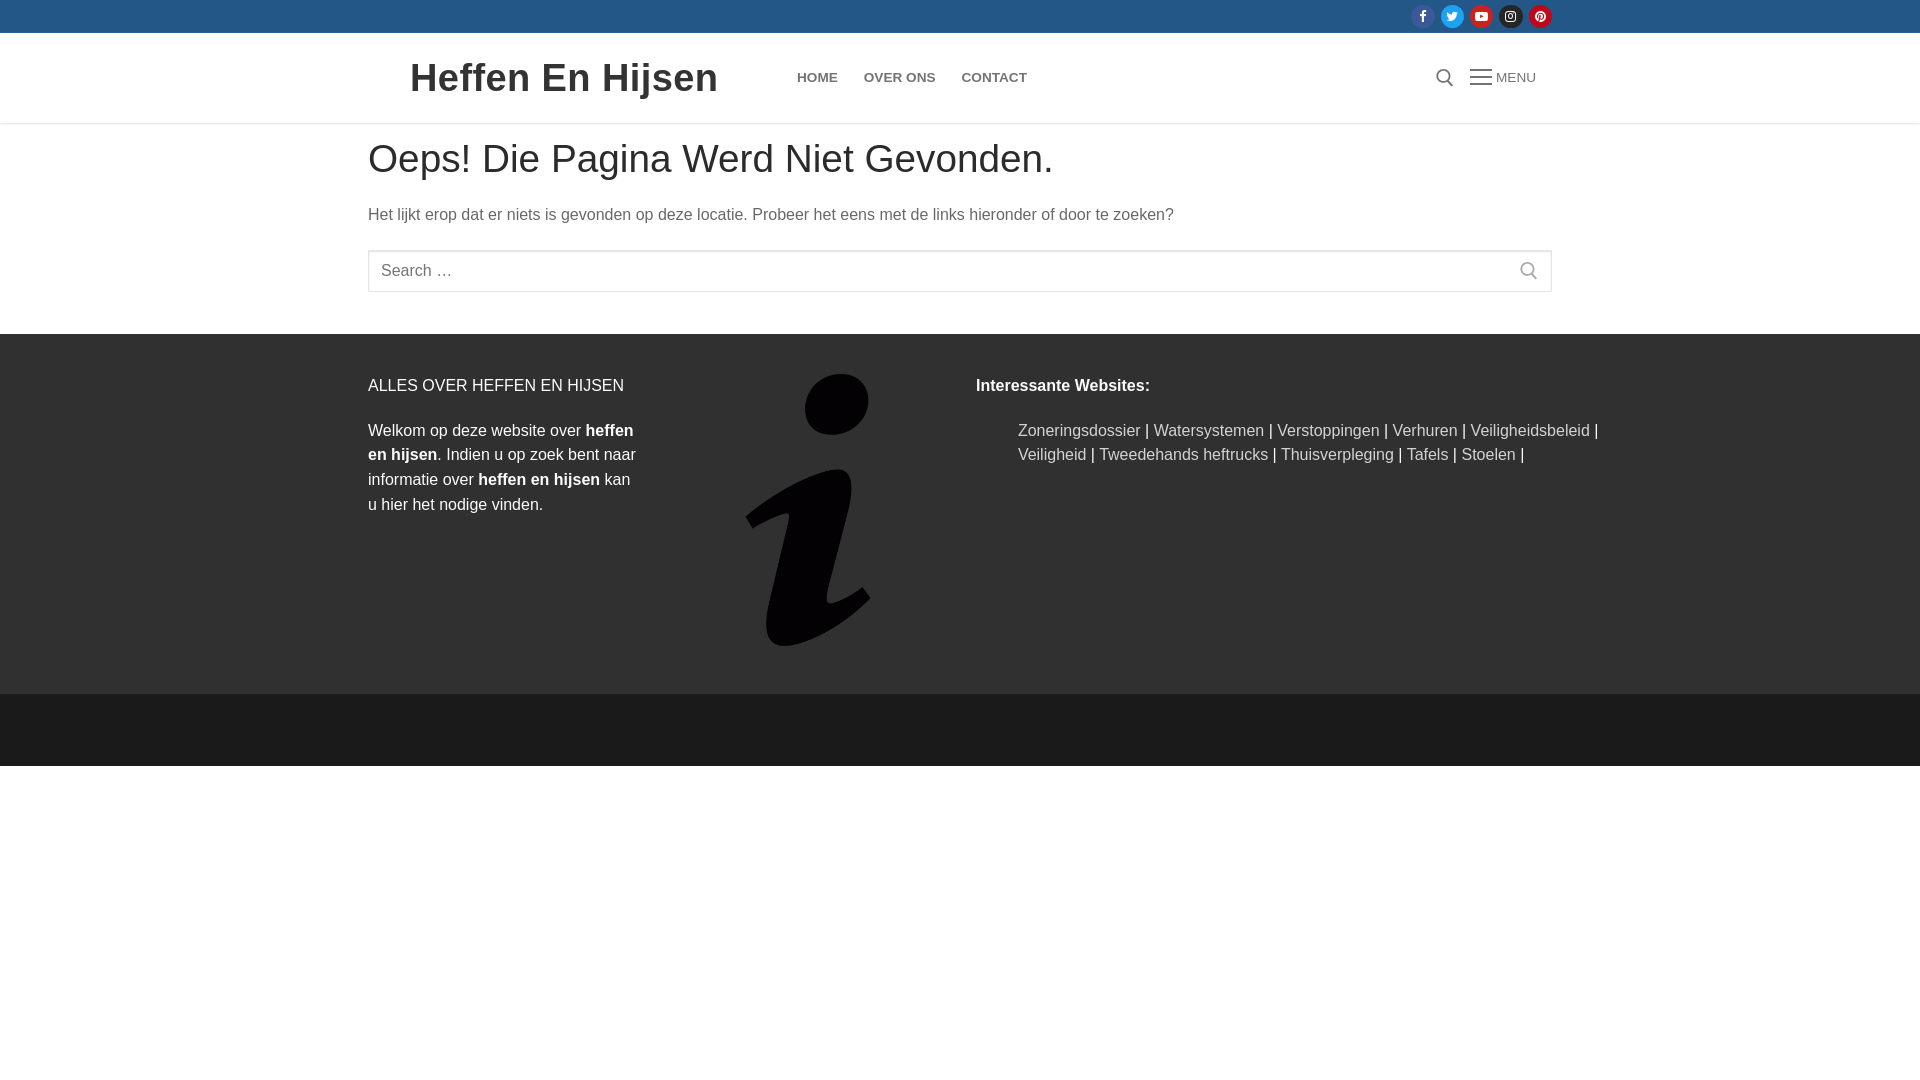  What do you see at coordinates (1208, 429) in the screenshot?
I see `'Watersystemen'` at bounding box center [1208, 429].